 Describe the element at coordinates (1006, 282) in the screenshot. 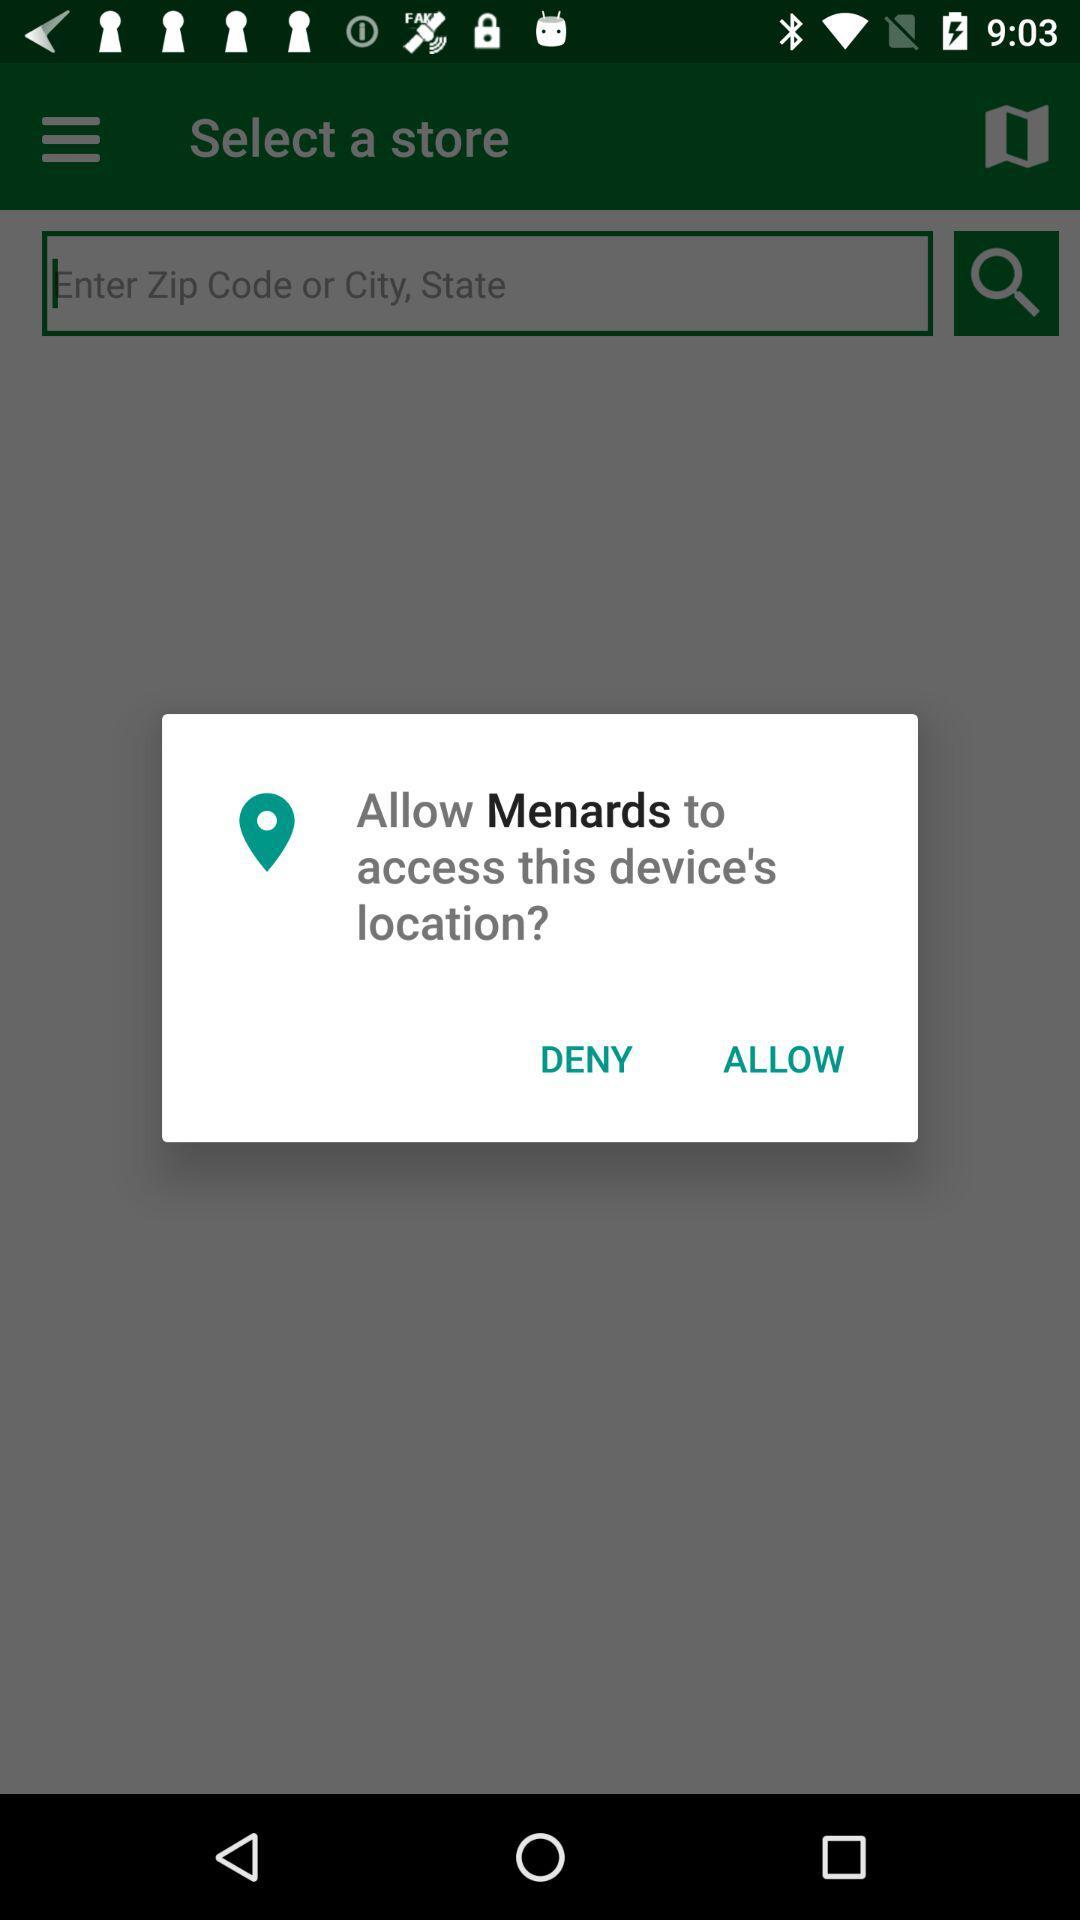

I see `the search icon` at that location.